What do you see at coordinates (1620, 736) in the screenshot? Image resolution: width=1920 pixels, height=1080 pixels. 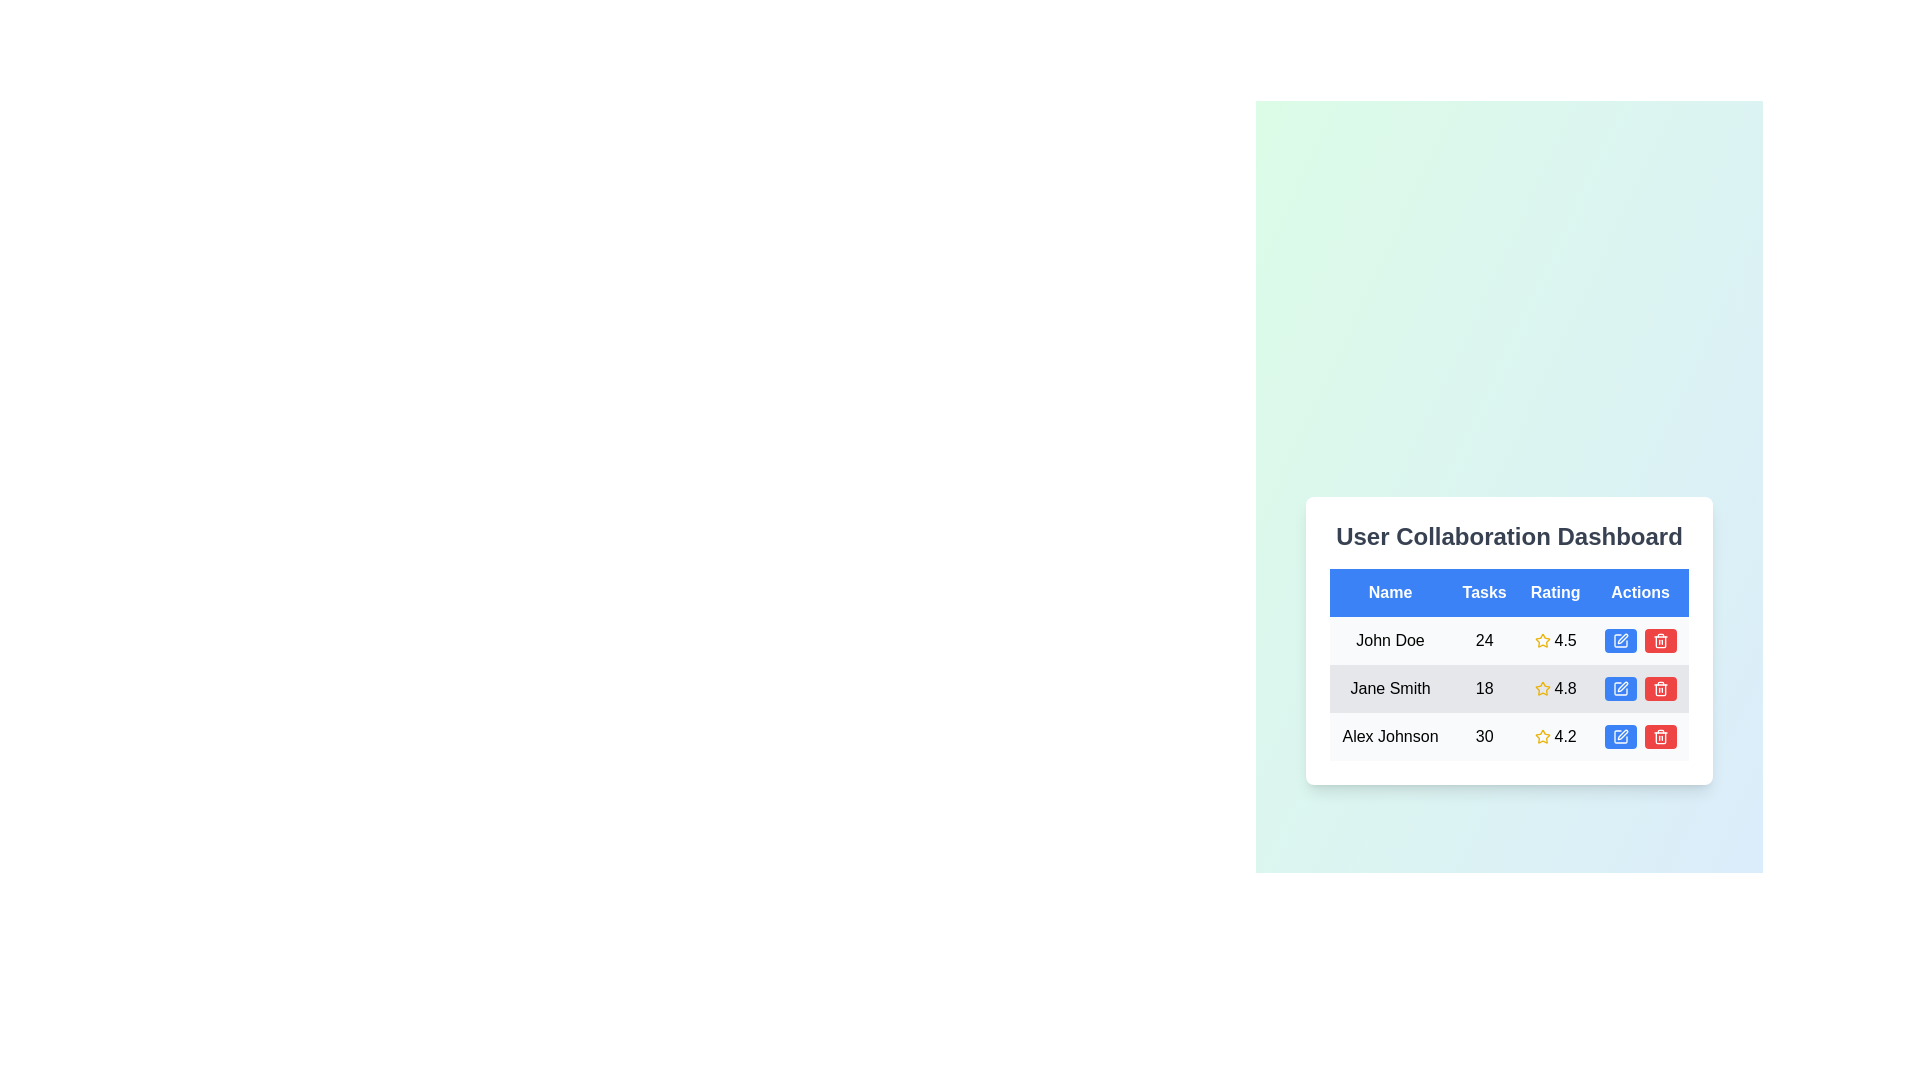 I see `the edit icon button in the 'Alex Johnson' row to initiate the edit action` at bounding box center [1620, 736].